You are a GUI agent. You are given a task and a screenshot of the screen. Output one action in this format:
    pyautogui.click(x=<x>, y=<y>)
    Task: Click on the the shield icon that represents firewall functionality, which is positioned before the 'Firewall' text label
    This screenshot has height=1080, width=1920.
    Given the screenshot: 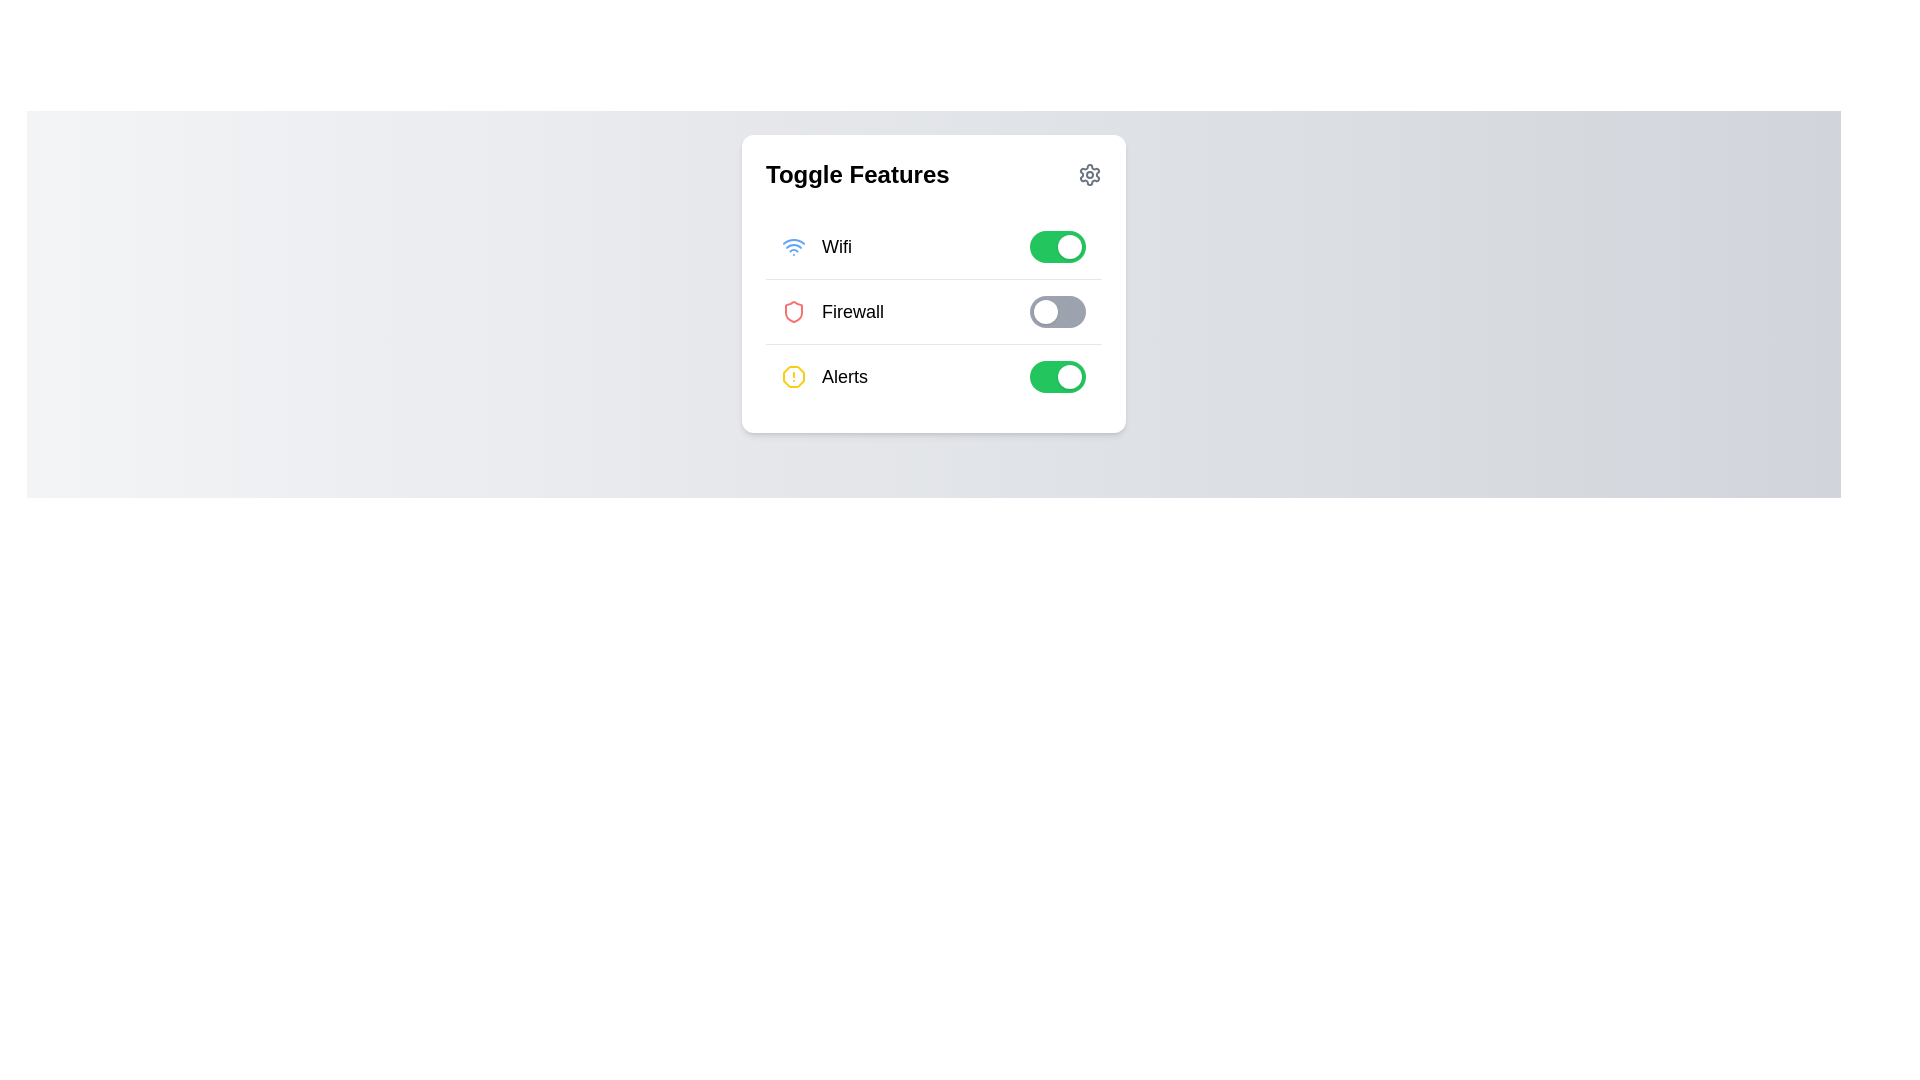 What is the action you would take?
    pyautogui.click(x=792, y=312)
    